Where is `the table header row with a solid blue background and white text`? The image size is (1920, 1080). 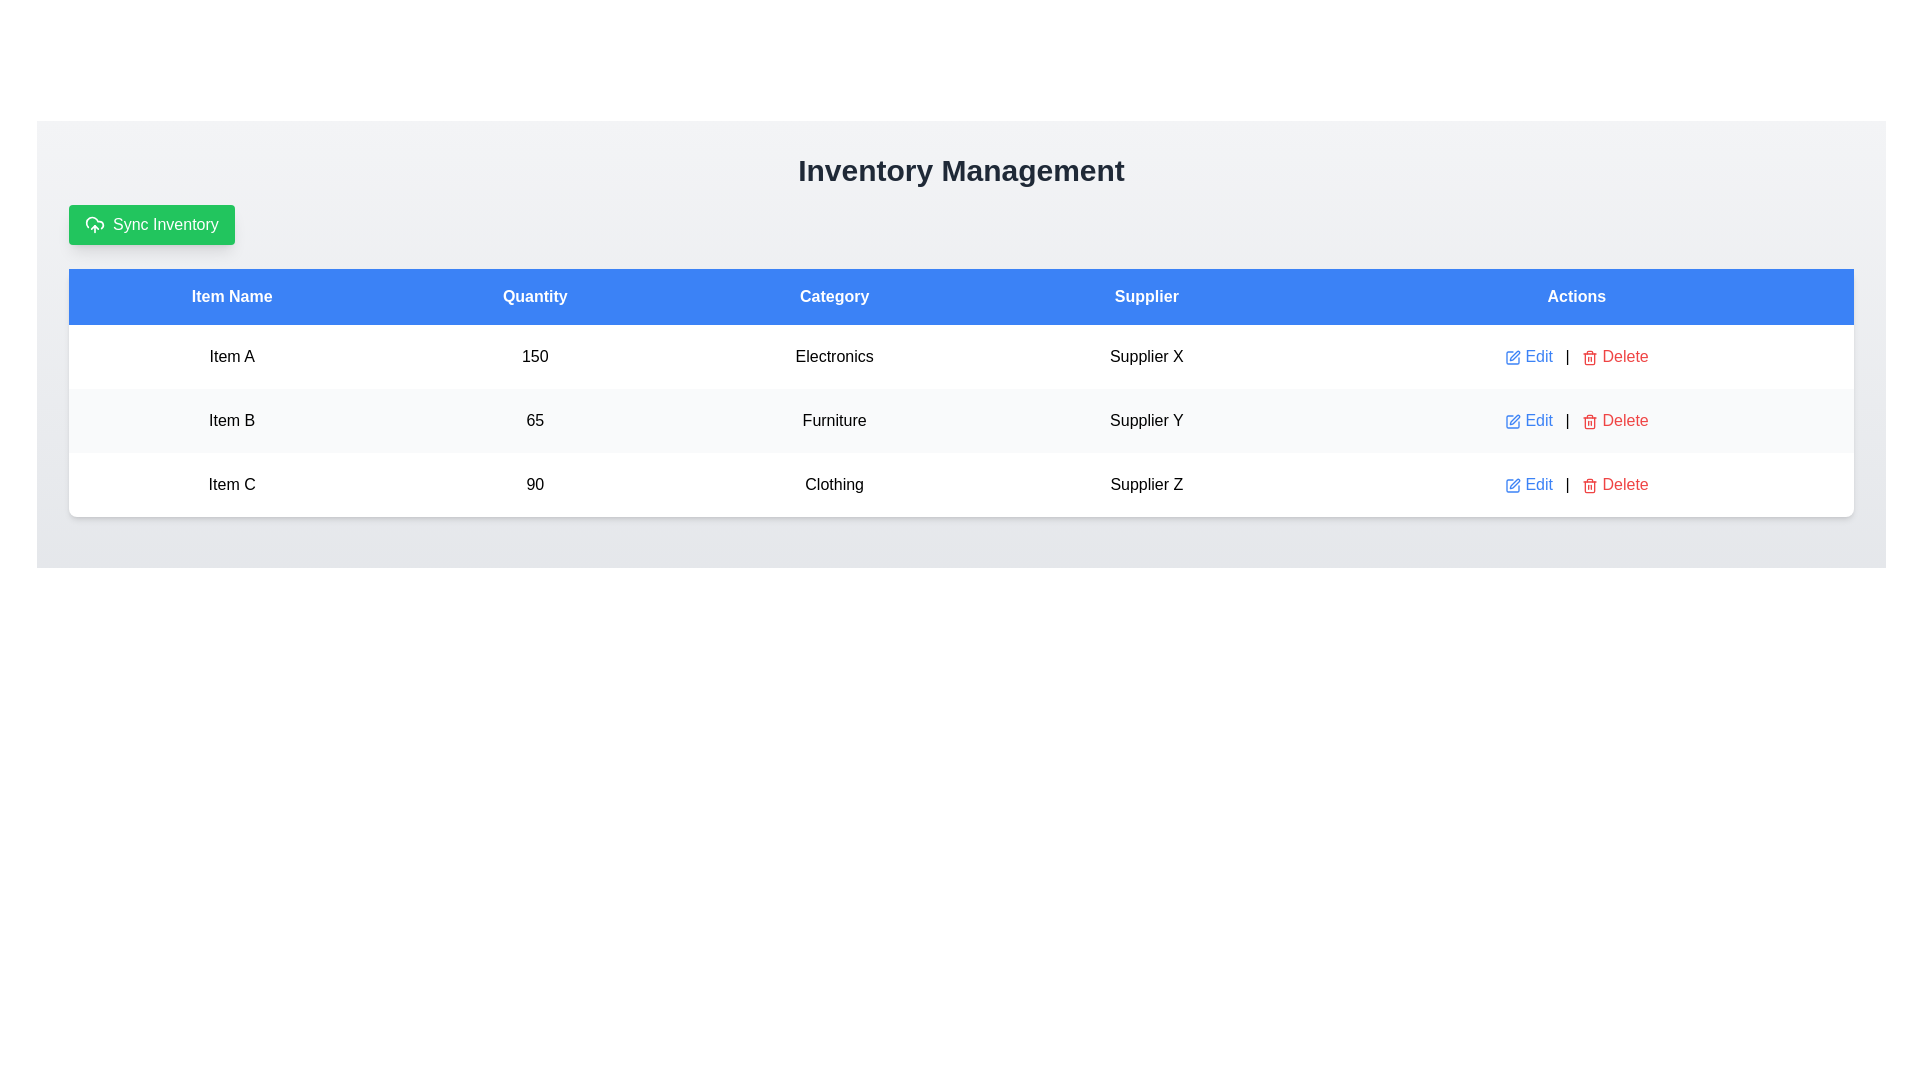
the table header row with a solid blue background and white text is located at coordinates (961, 297).